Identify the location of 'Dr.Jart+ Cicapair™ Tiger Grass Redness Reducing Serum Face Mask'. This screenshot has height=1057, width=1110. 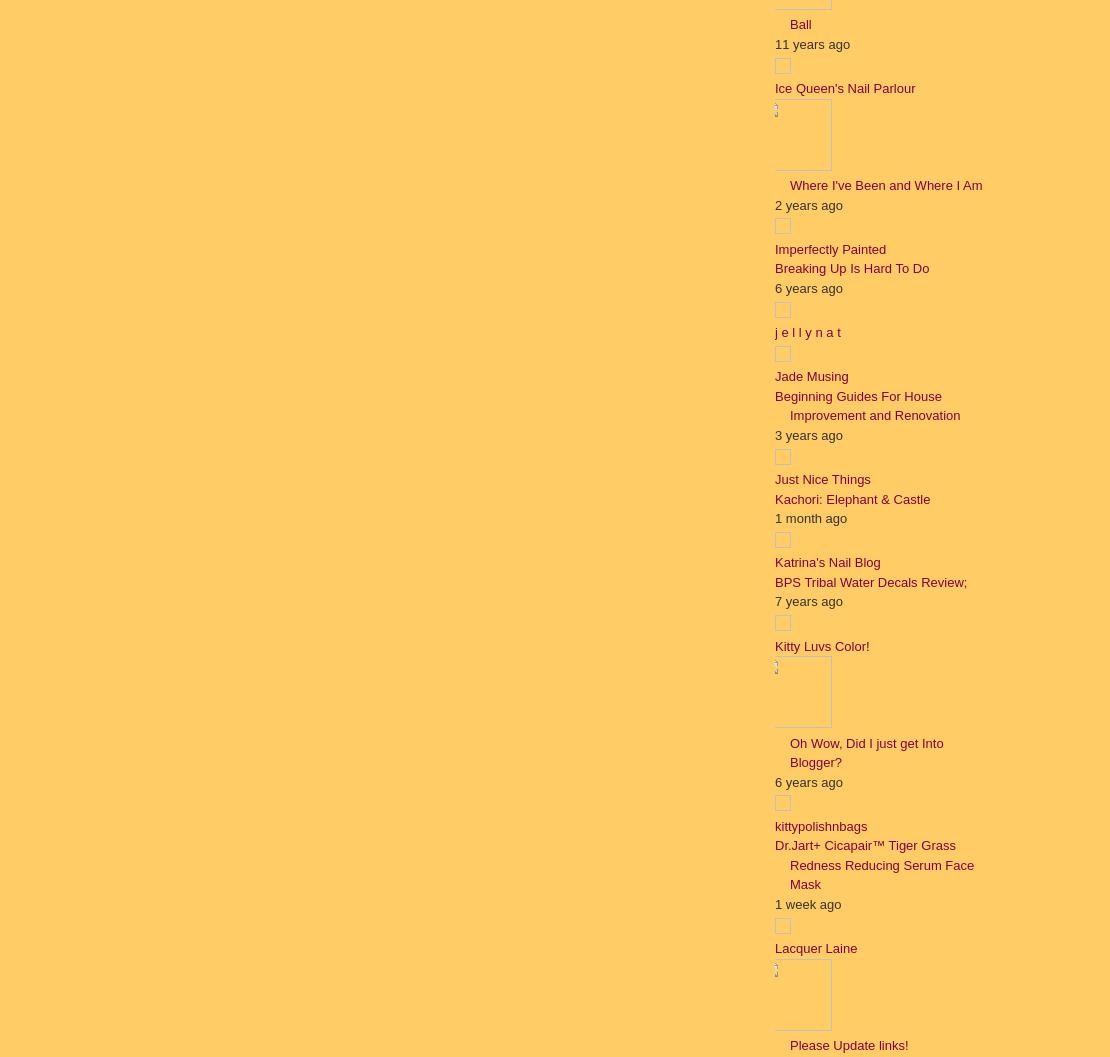
(873, 864).